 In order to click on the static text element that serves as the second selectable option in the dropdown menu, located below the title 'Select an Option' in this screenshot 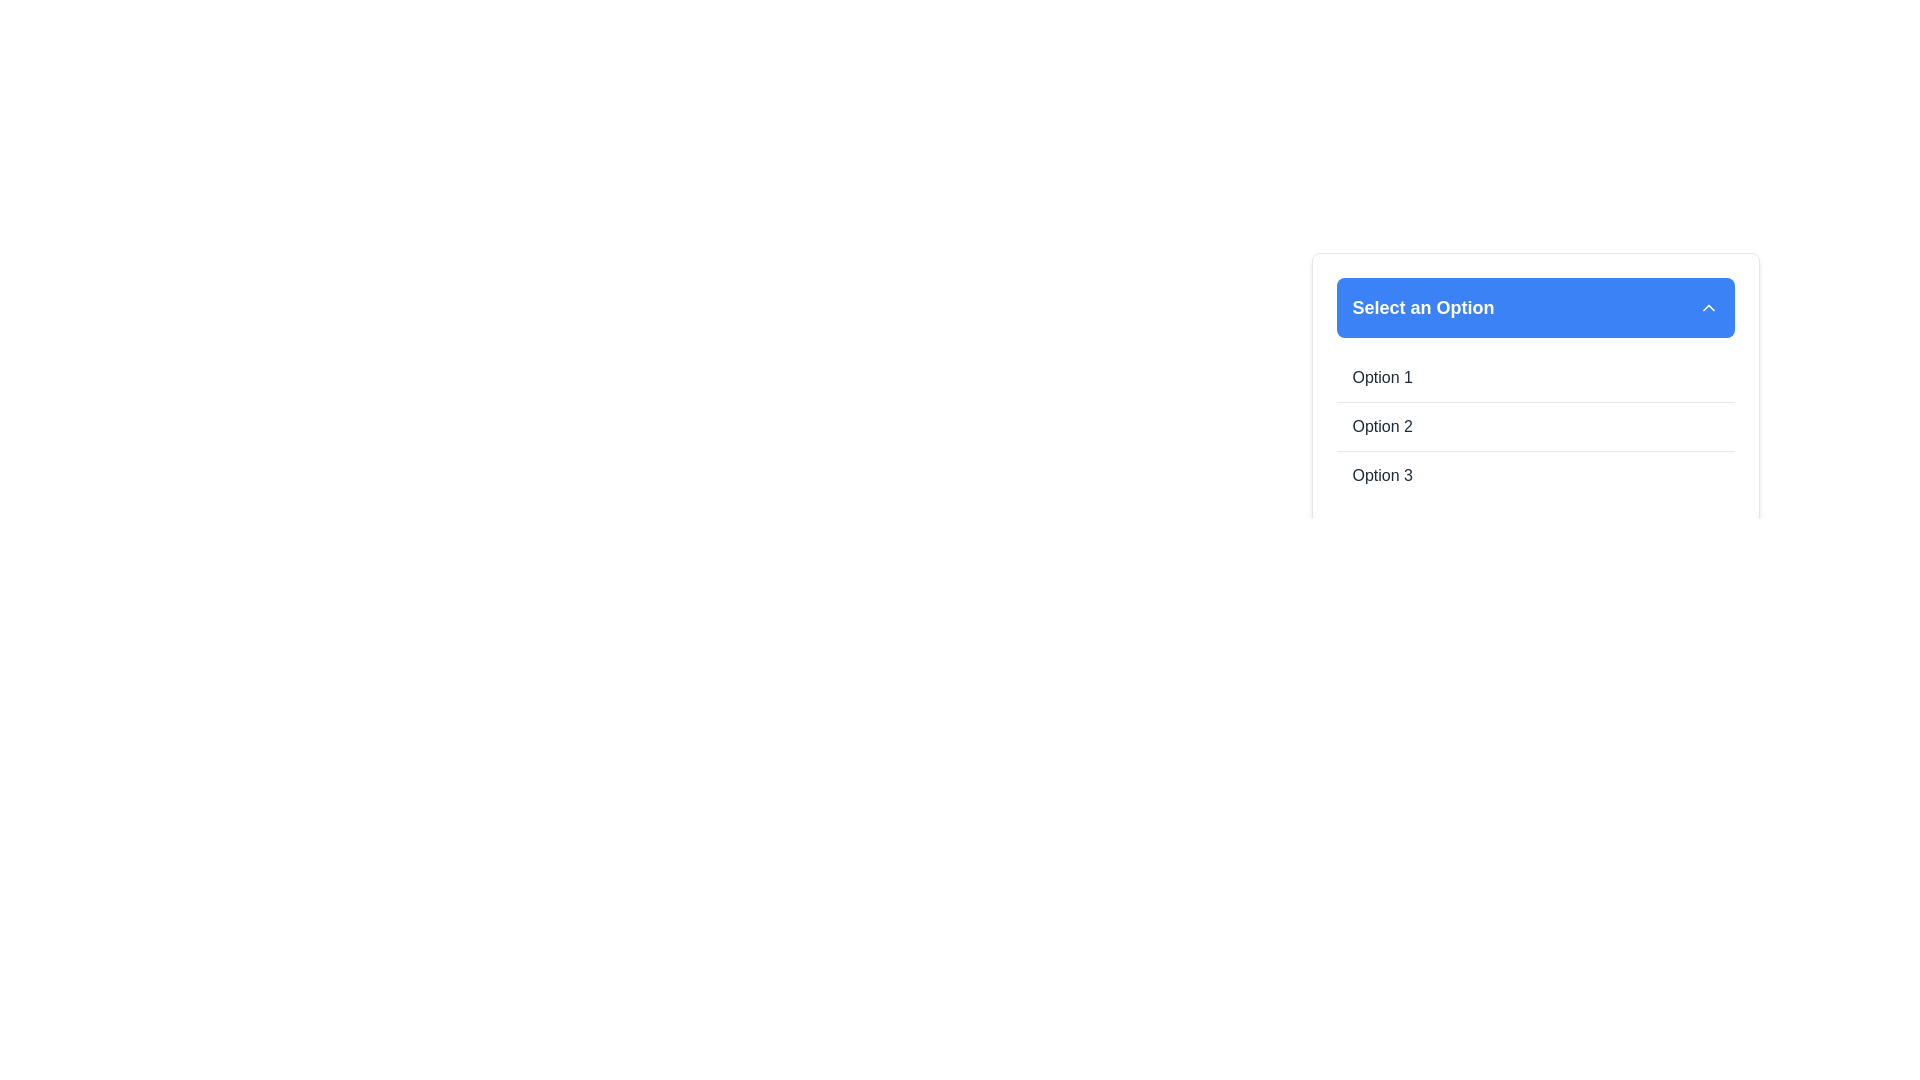, I will do `click(1381, 426)`.